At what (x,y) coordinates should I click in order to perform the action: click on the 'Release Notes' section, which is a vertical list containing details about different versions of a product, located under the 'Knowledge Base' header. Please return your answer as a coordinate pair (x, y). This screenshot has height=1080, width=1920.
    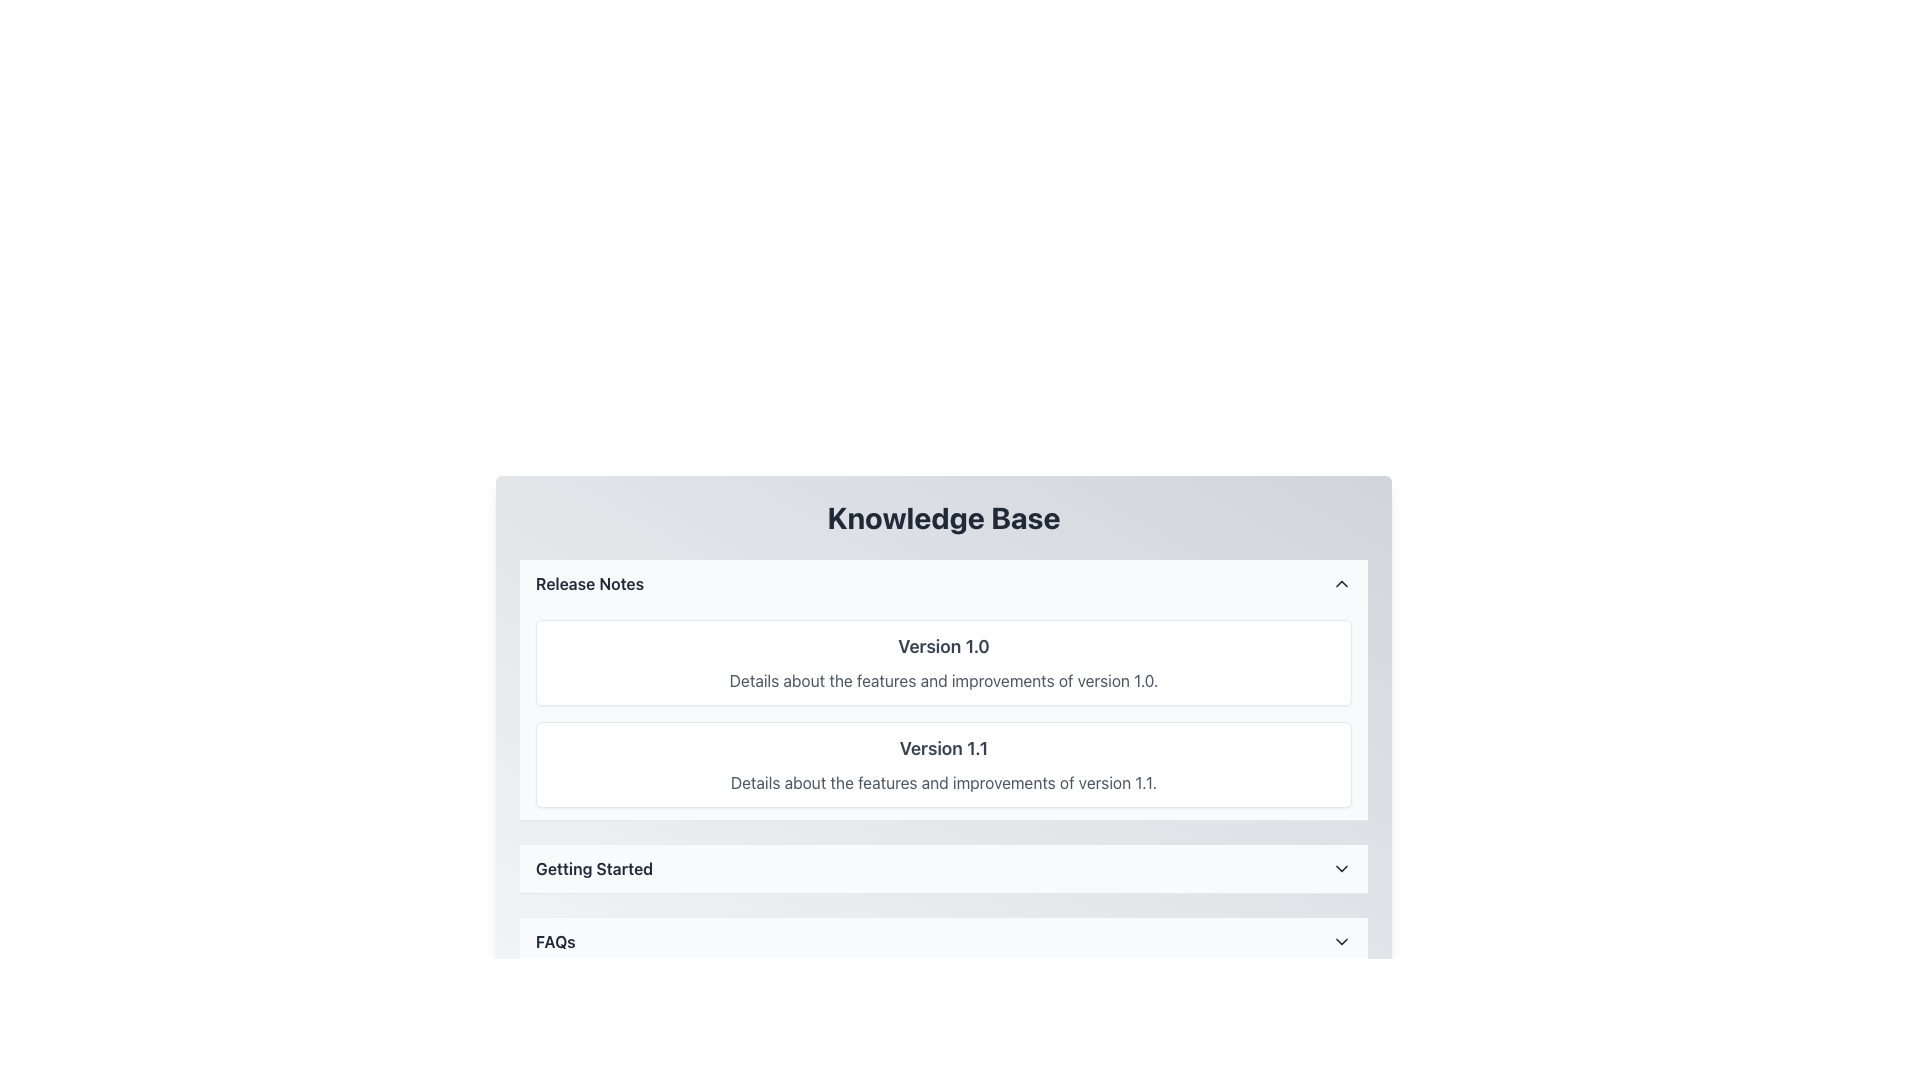
    Looking at the image, I should click on (943, 763).